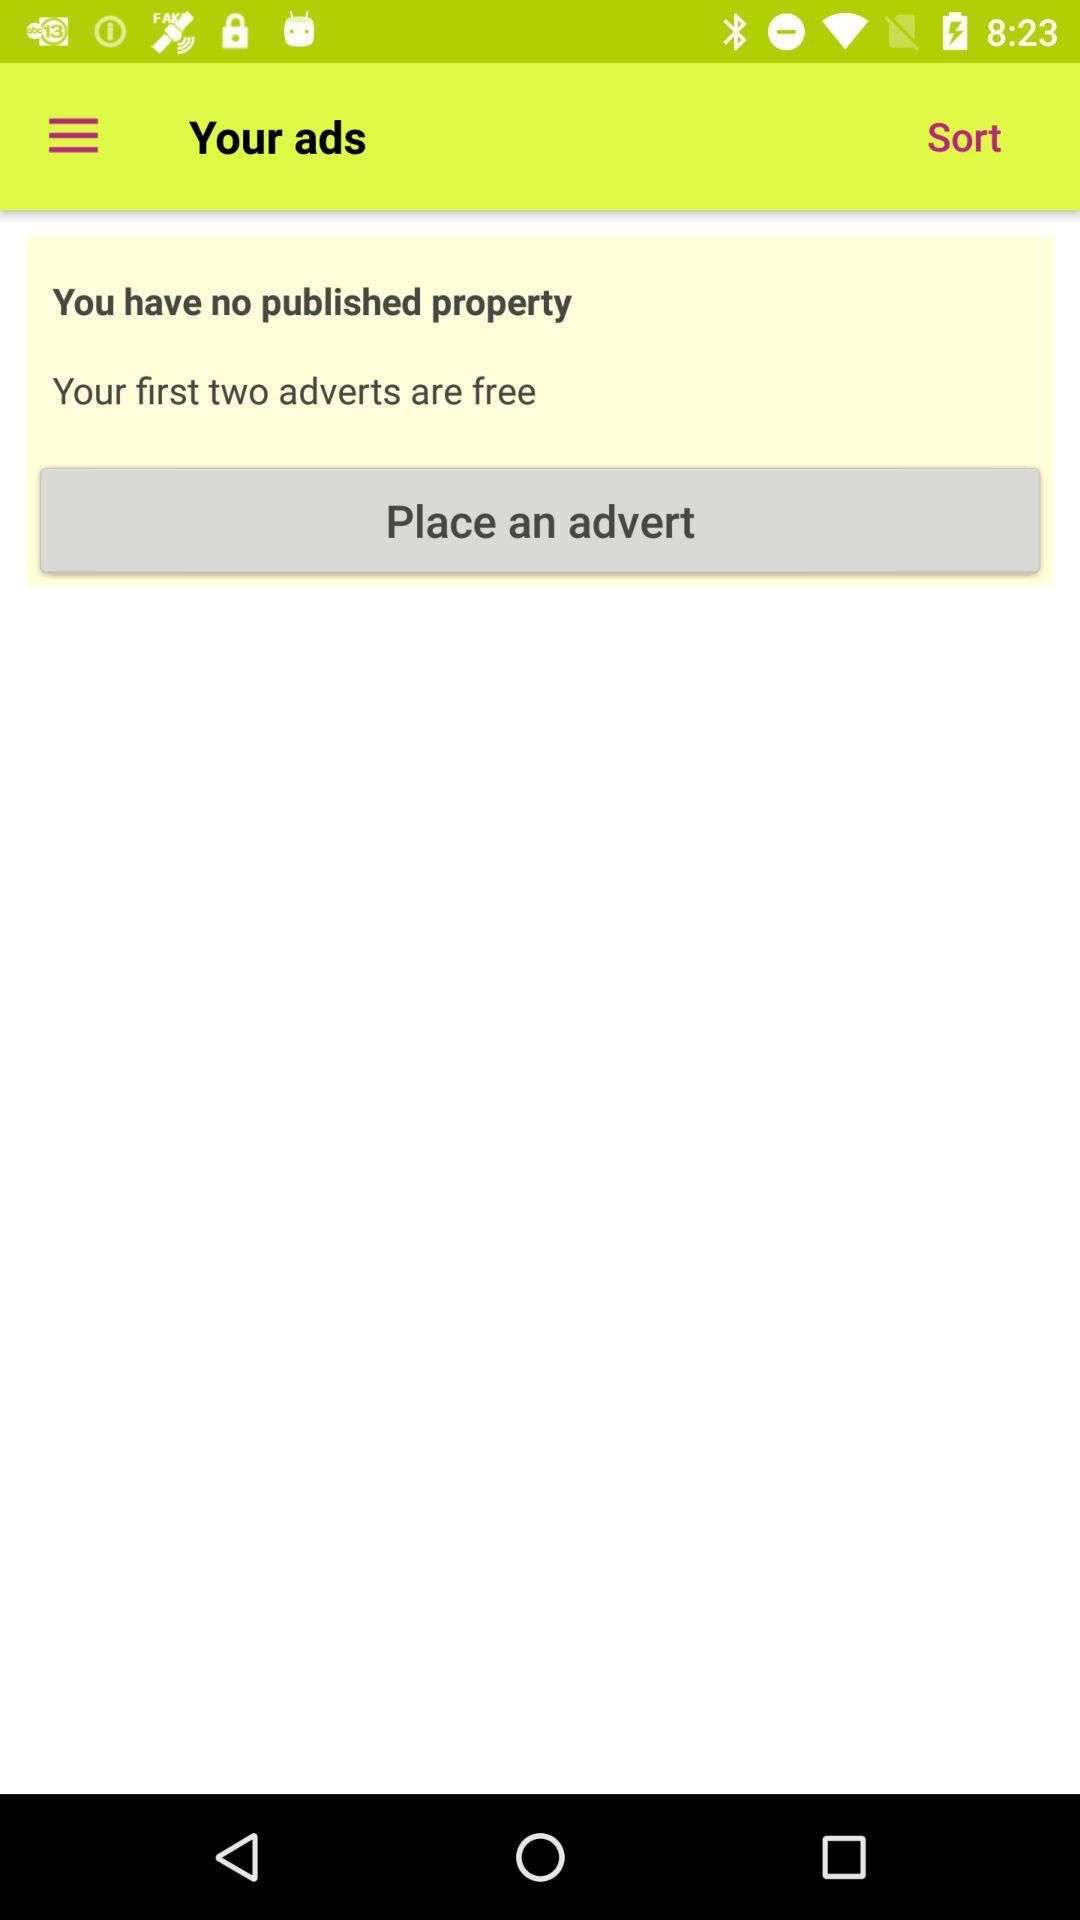 The image size is (1080, 1920). Describe the element at coordinates (963, 135) in the screenshot. I see `the icon above the place an advert item` at that location.